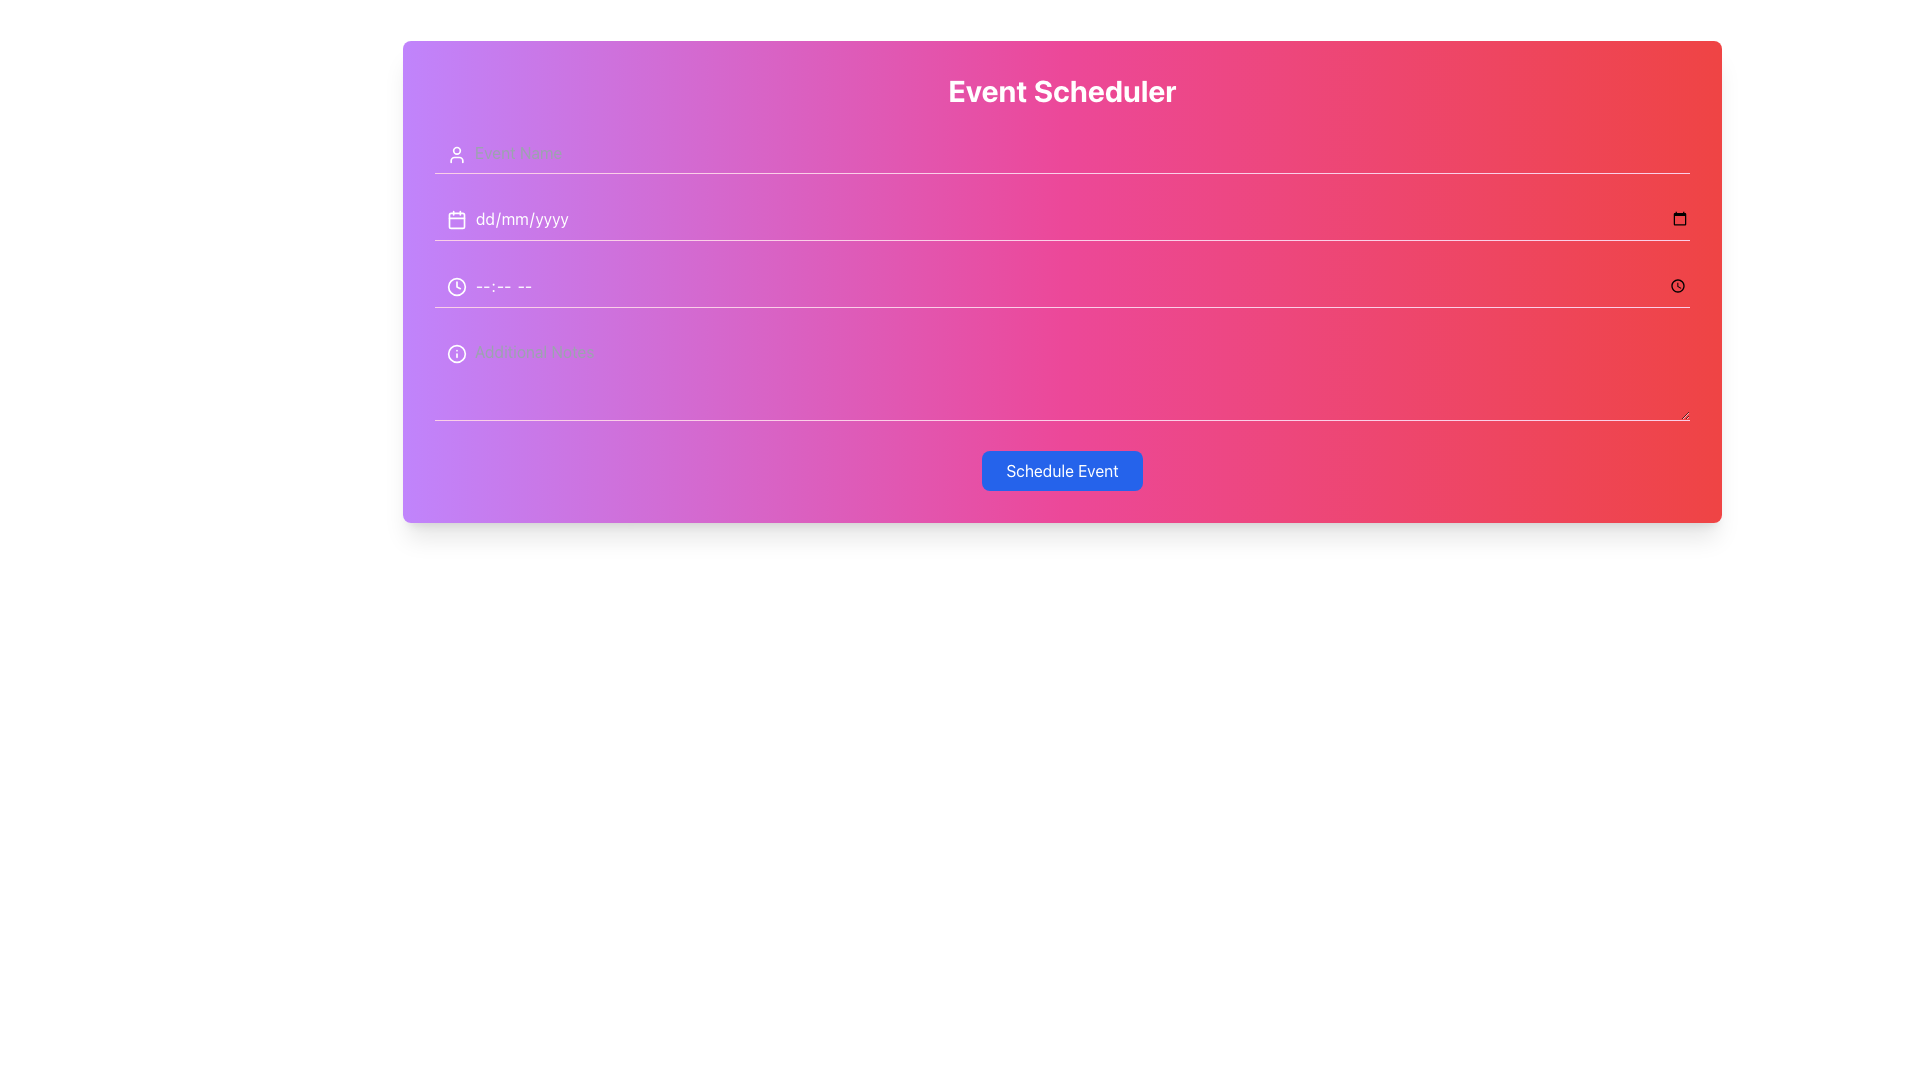 The height and width of the screenshot is (1080, 1920). What do you see at coordinates (455, 219) in the screenshot?
I see `the small calendar icon outlined in white, positioned just before the date input field labeled 'dd/mm/yyyy'` at bounding box center [455, 219].